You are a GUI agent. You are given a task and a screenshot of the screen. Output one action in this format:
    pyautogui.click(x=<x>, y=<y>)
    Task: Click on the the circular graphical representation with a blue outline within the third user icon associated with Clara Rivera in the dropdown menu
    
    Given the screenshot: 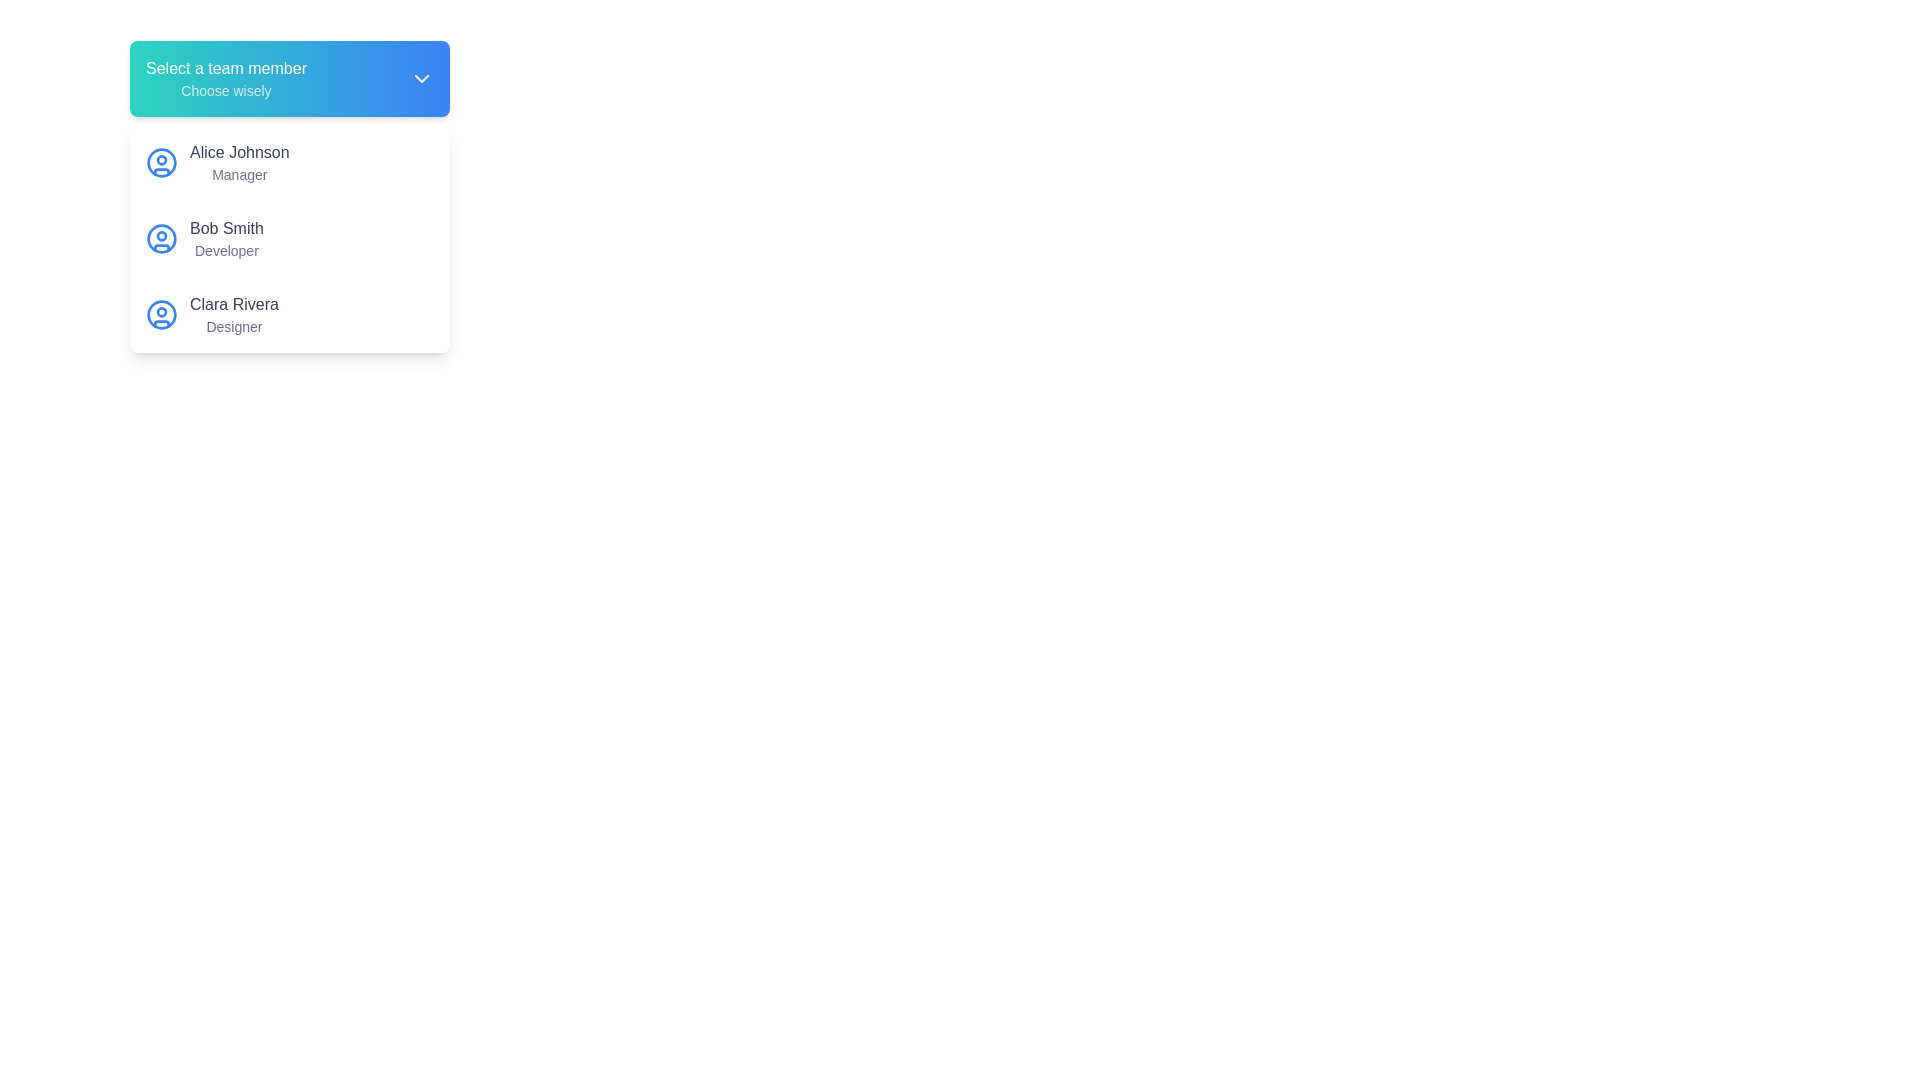 What is the action you would take?
    pyautogui.click(x=162, y=315)
    